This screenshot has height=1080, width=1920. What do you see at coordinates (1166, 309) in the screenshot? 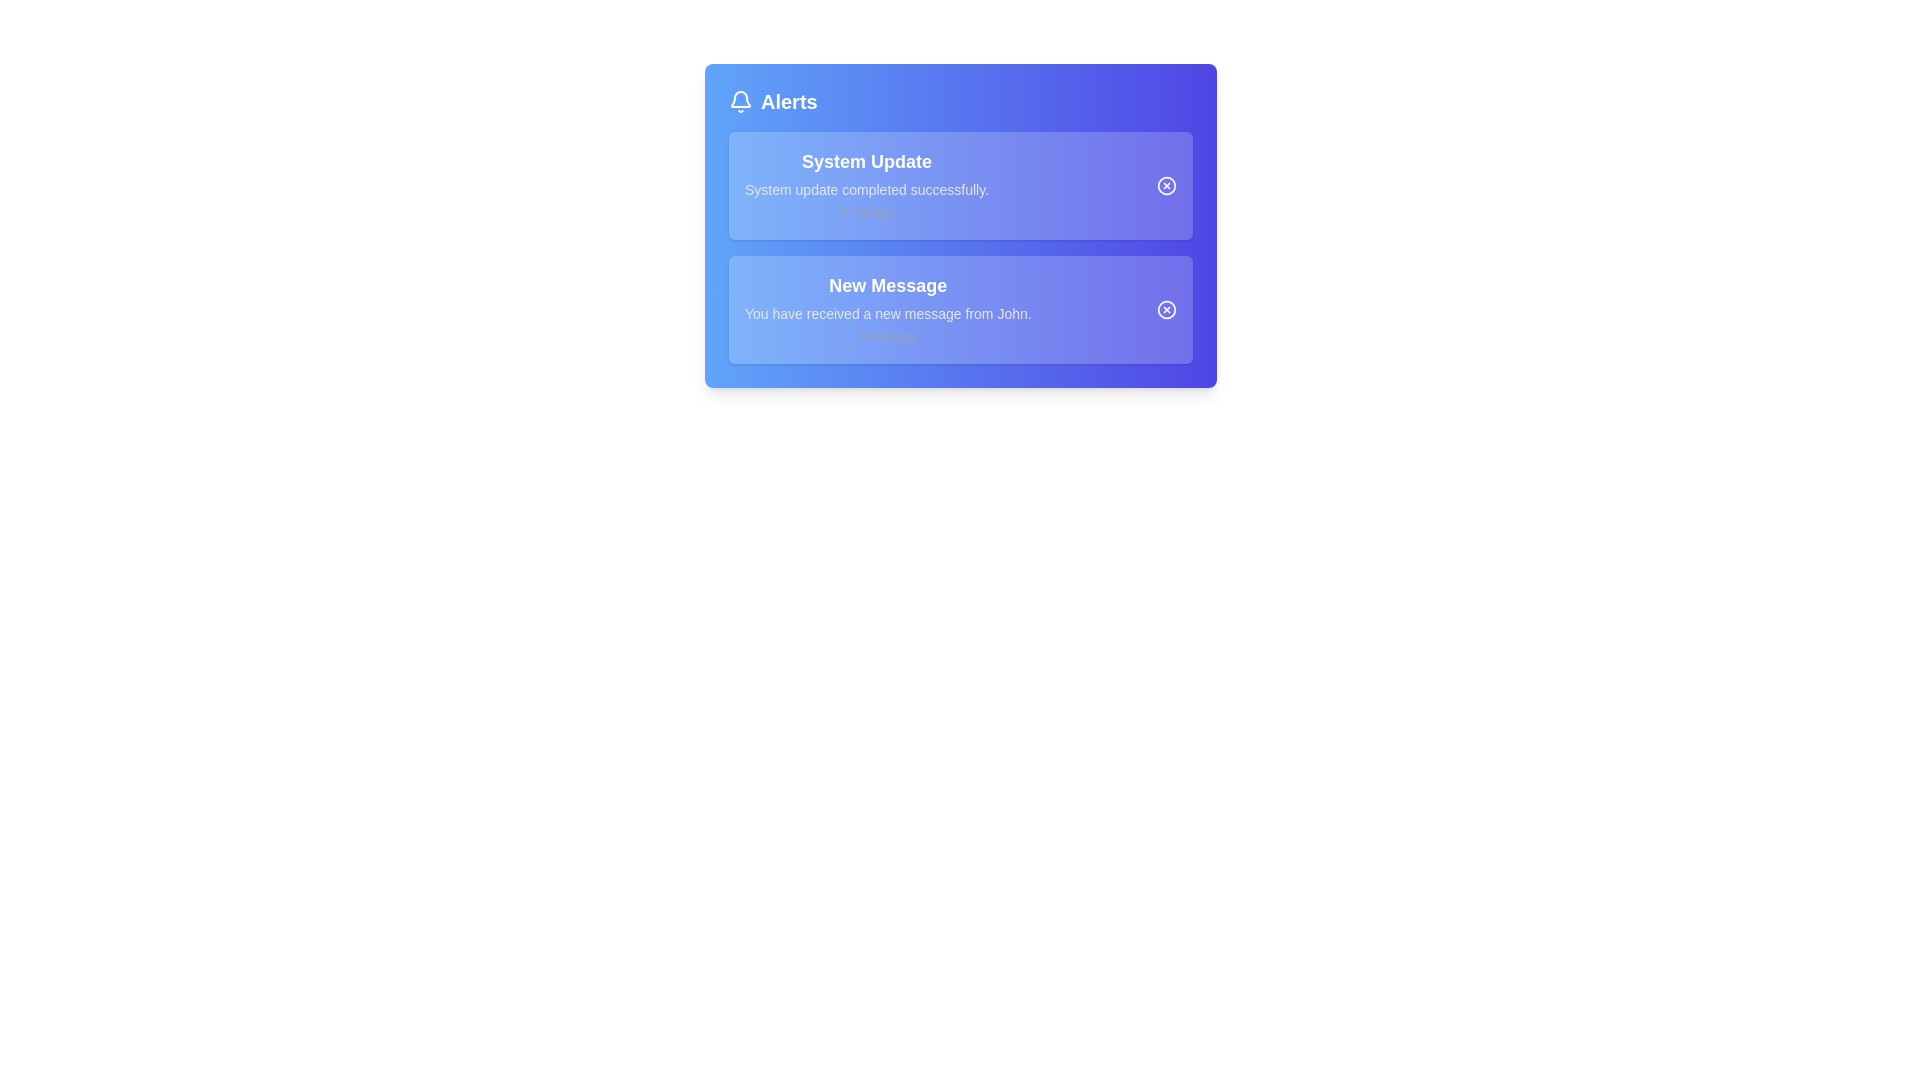
I see `the dismiss button located in the bottom-right corner of the 'New Message' card` at bounding box center [1166, 309].